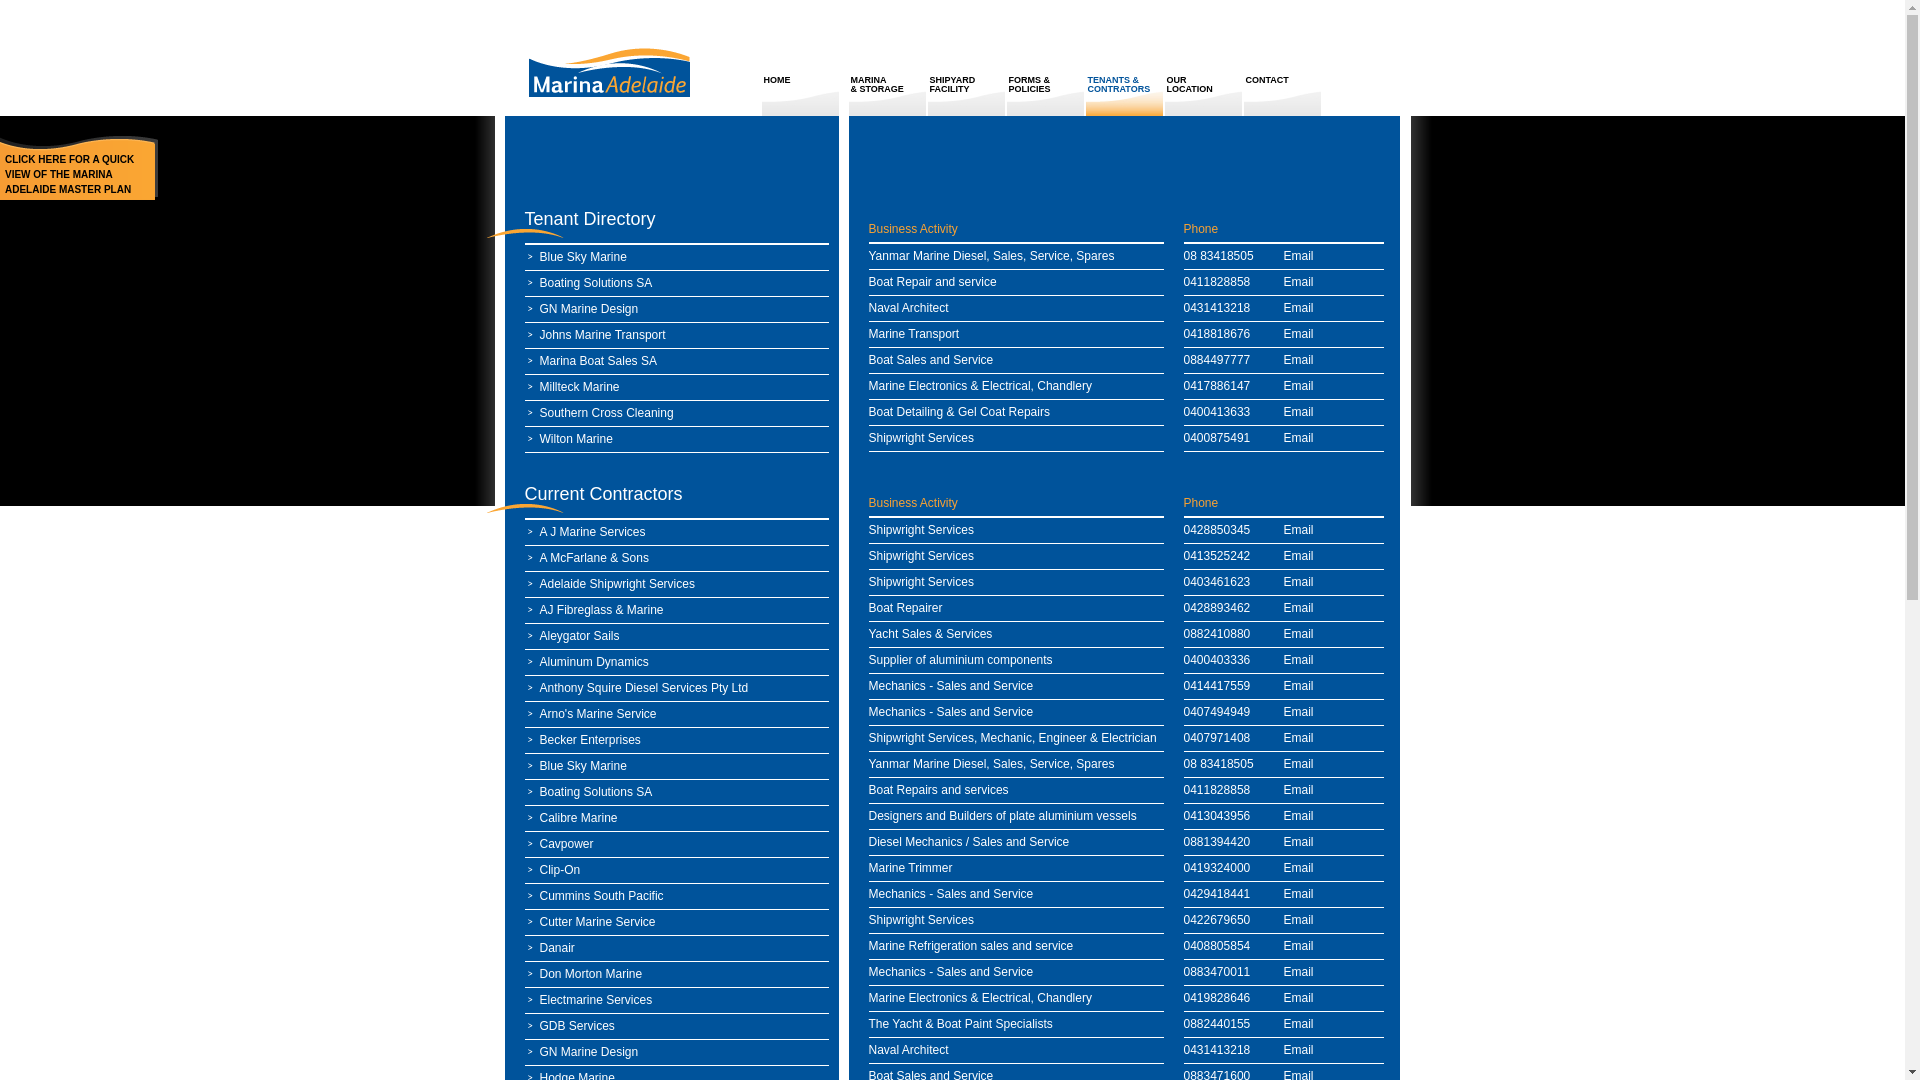  Describe the element at coordinates (1299, 555) in the screenshot. I see `'Email'` at that location.